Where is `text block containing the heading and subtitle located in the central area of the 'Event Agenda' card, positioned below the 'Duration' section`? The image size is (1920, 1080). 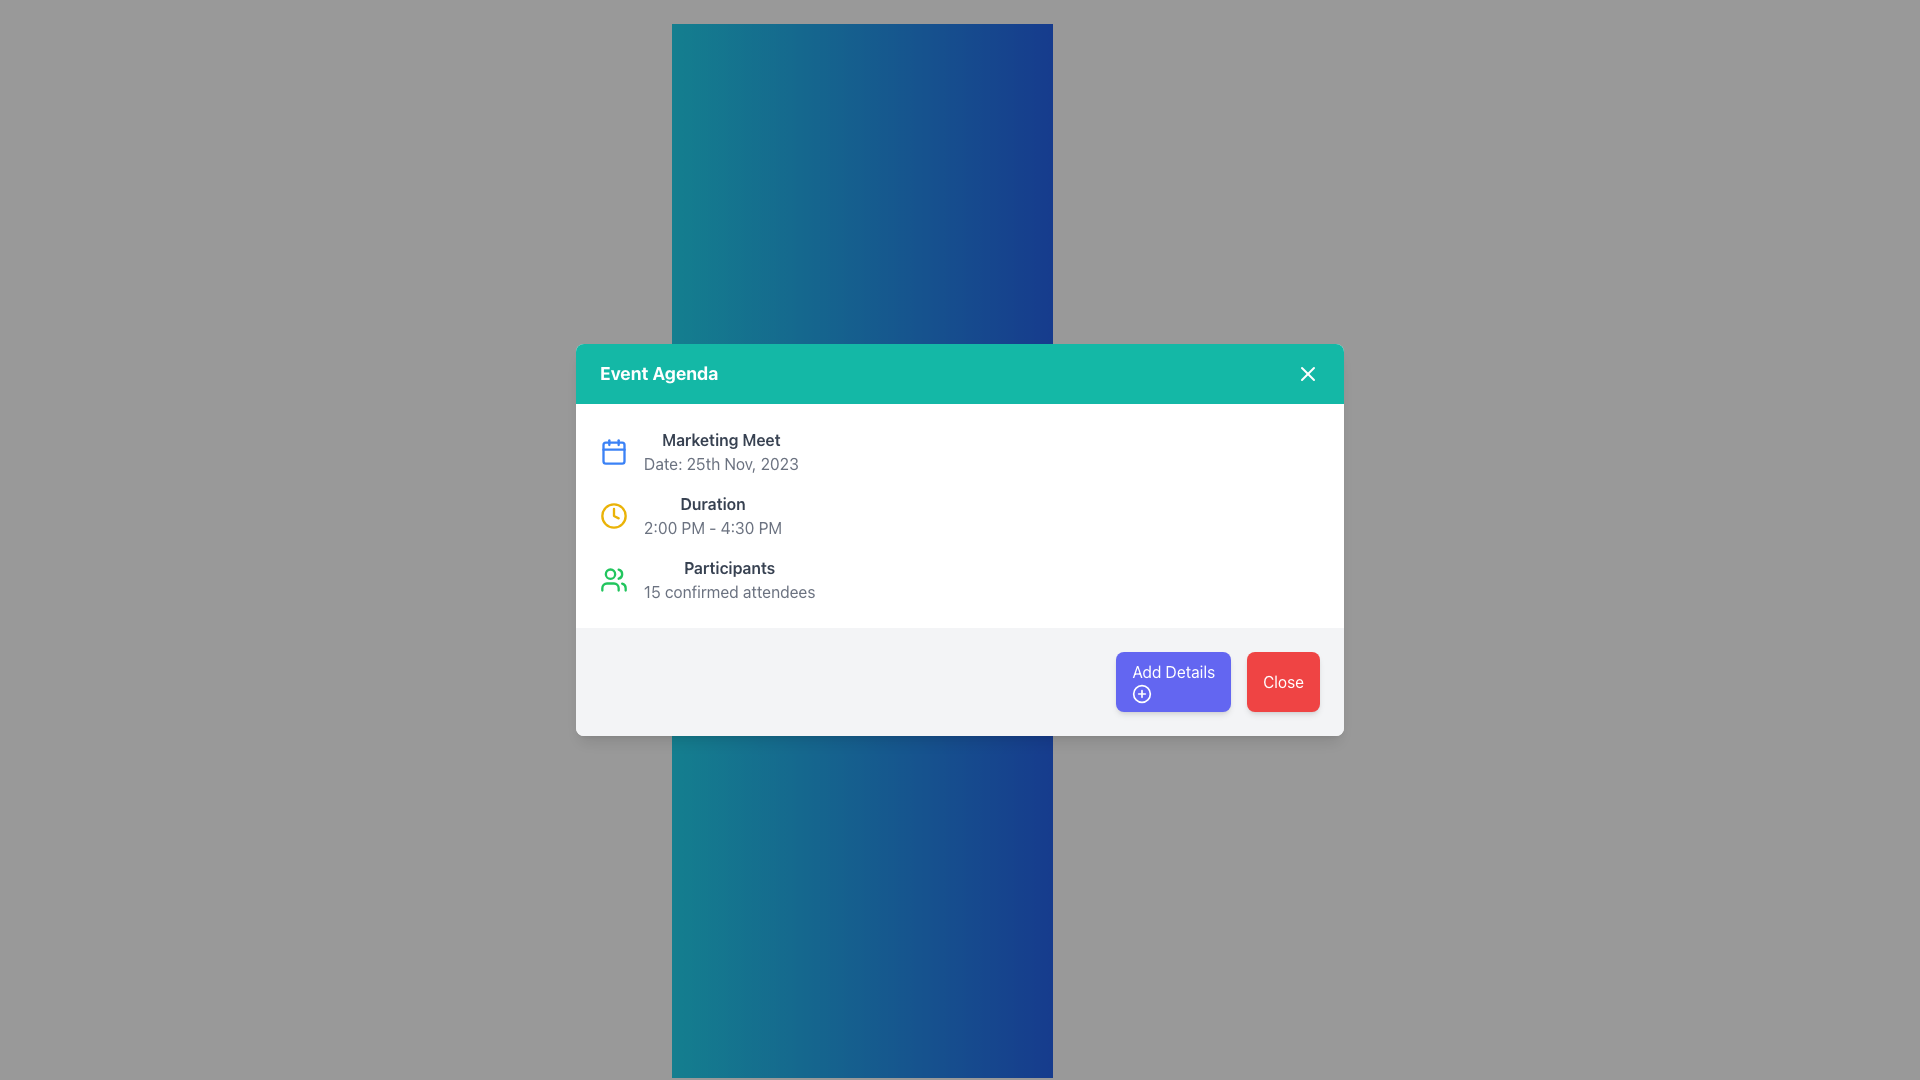
text block containing the heading and subtitle located in the central area of the 'Event Agenda' card, positioned below the 'Duration' section is located at coordinates (728, 579).